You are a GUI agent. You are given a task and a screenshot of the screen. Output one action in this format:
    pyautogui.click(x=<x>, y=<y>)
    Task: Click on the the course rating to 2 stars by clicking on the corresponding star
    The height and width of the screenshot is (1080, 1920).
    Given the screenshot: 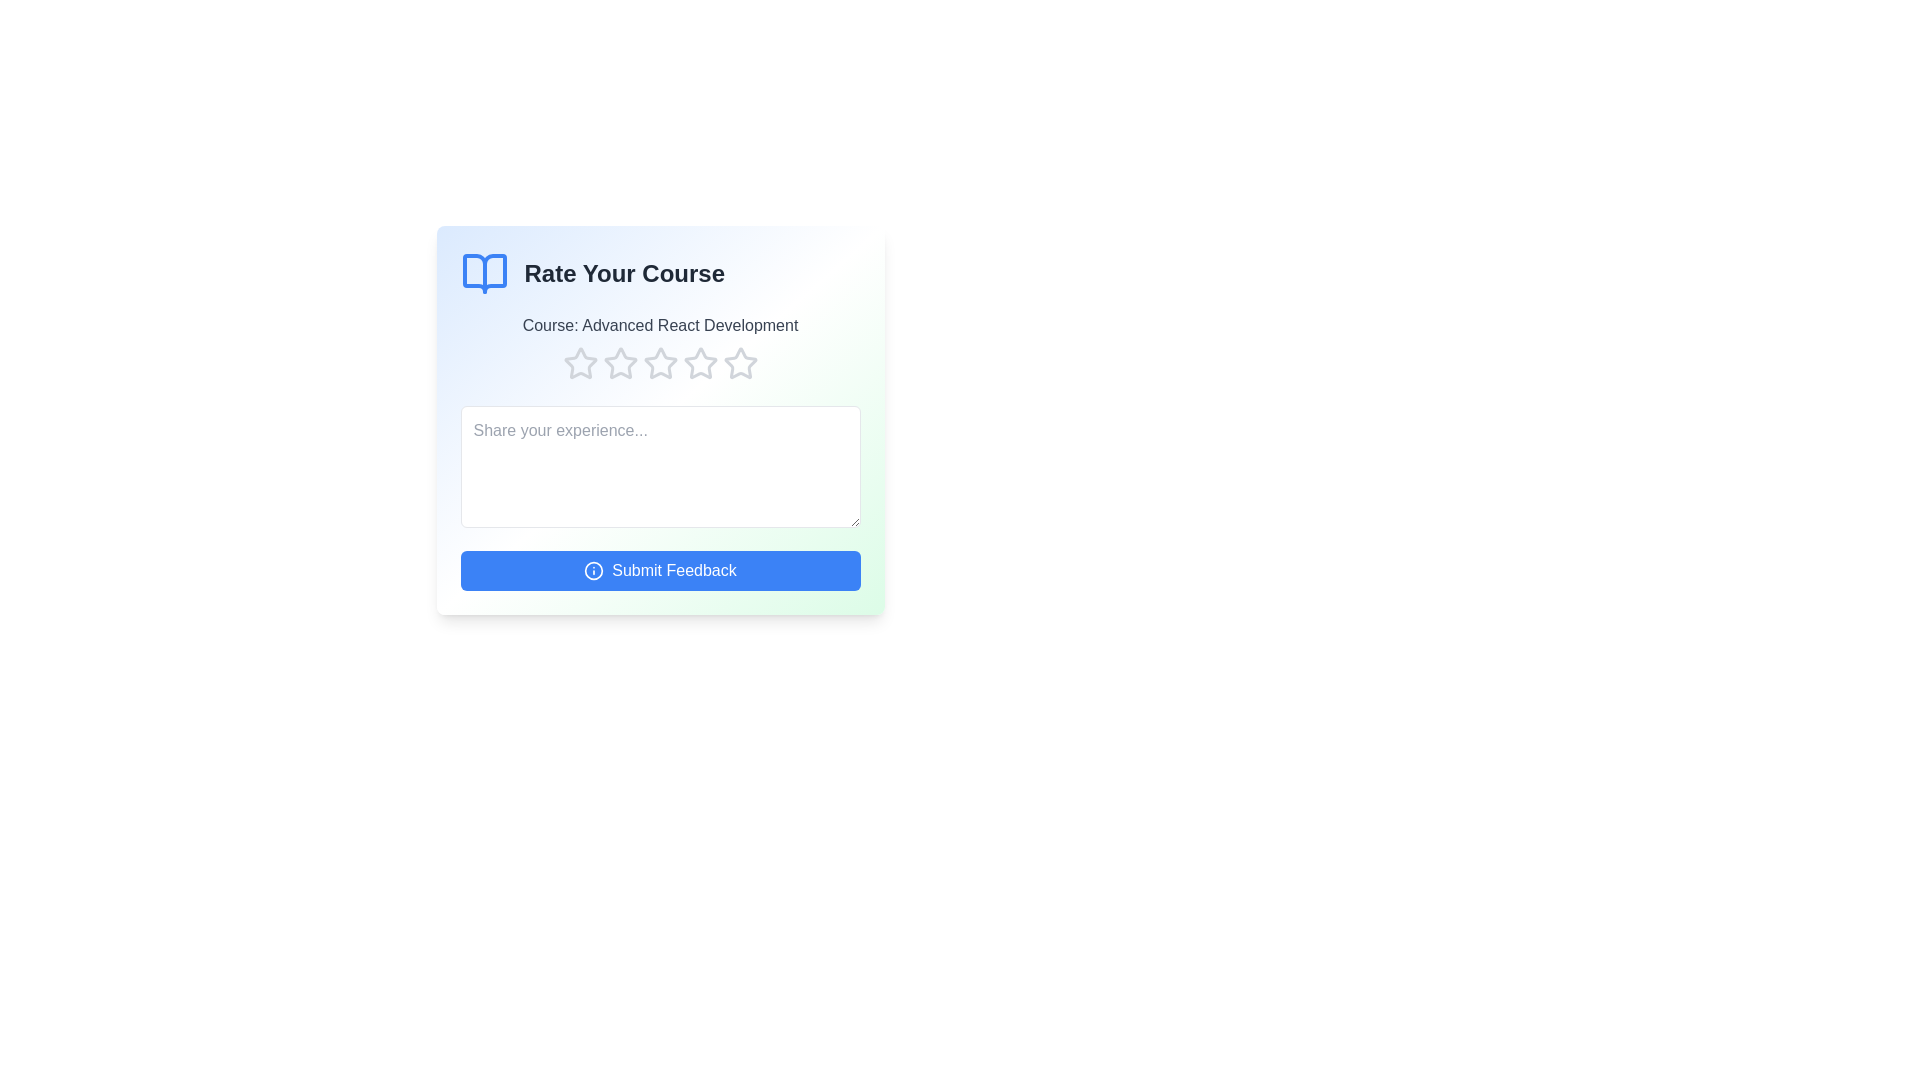 What is the action you would take?
    pyautogui.click(x=619, y=363)
    